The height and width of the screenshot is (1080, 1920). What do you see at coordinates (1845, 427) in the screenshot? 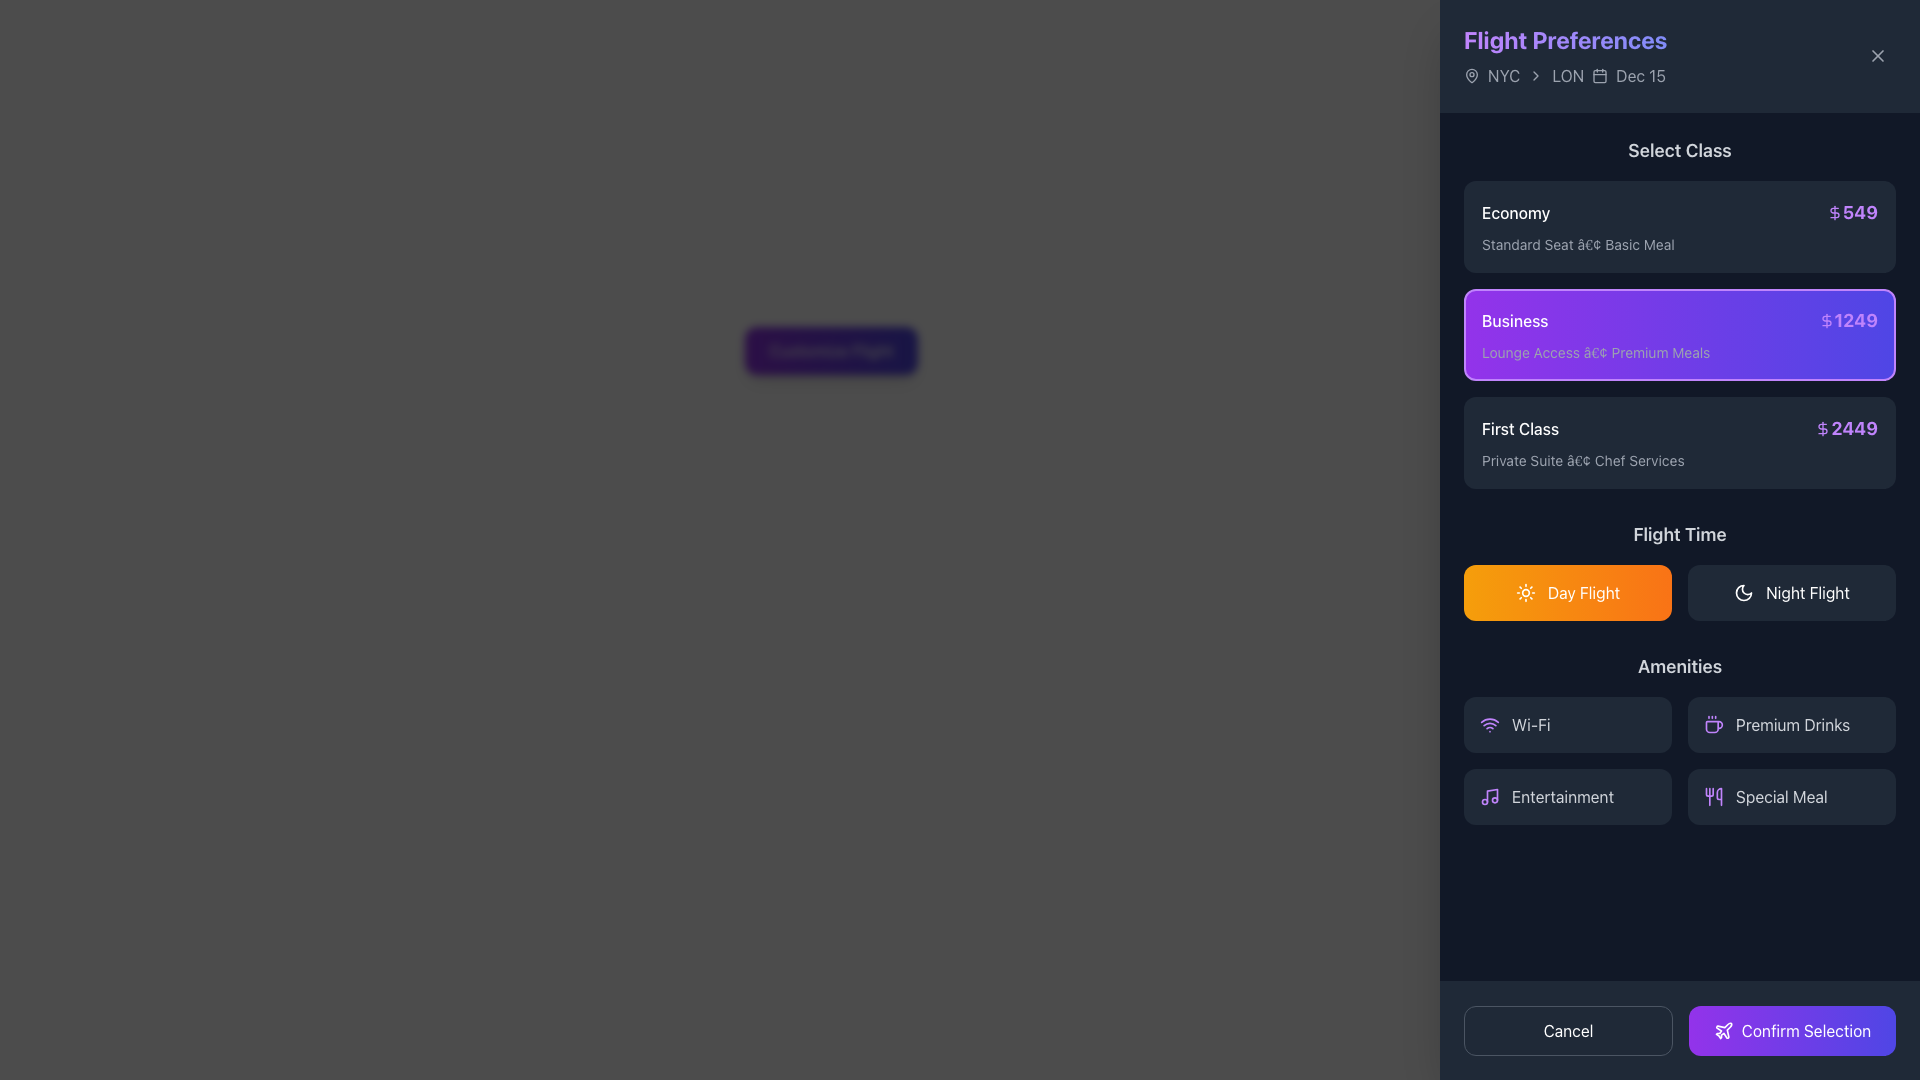
I see `the price text label for the 'First Class' option in the flight preferences interface, which is located on the right side of the 'Select Class' section, horizontally aligned with the 'First Class' label` at bounding box center [1845, 427].